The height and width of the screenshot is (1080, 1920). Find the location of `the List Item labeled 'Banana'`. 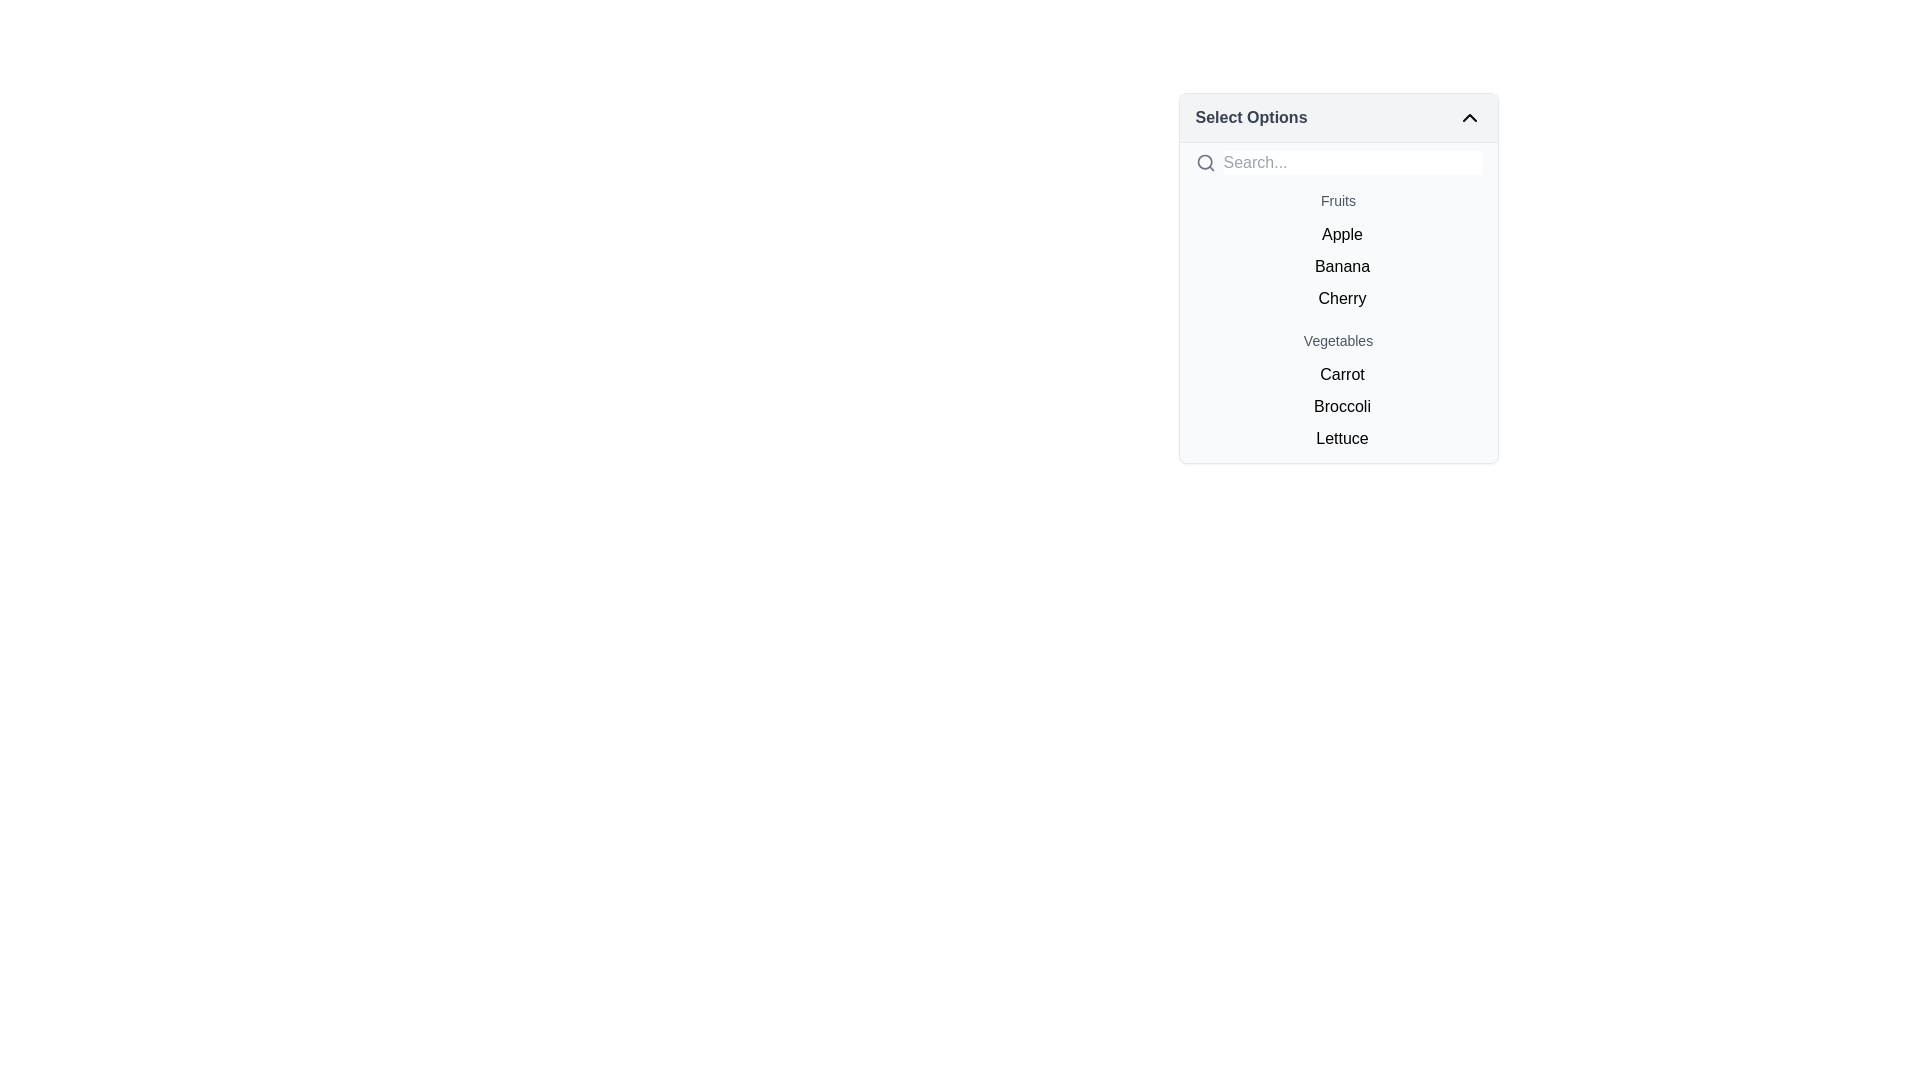

the List Item labeled 'Banana' is located at coordinates (1338, 278).